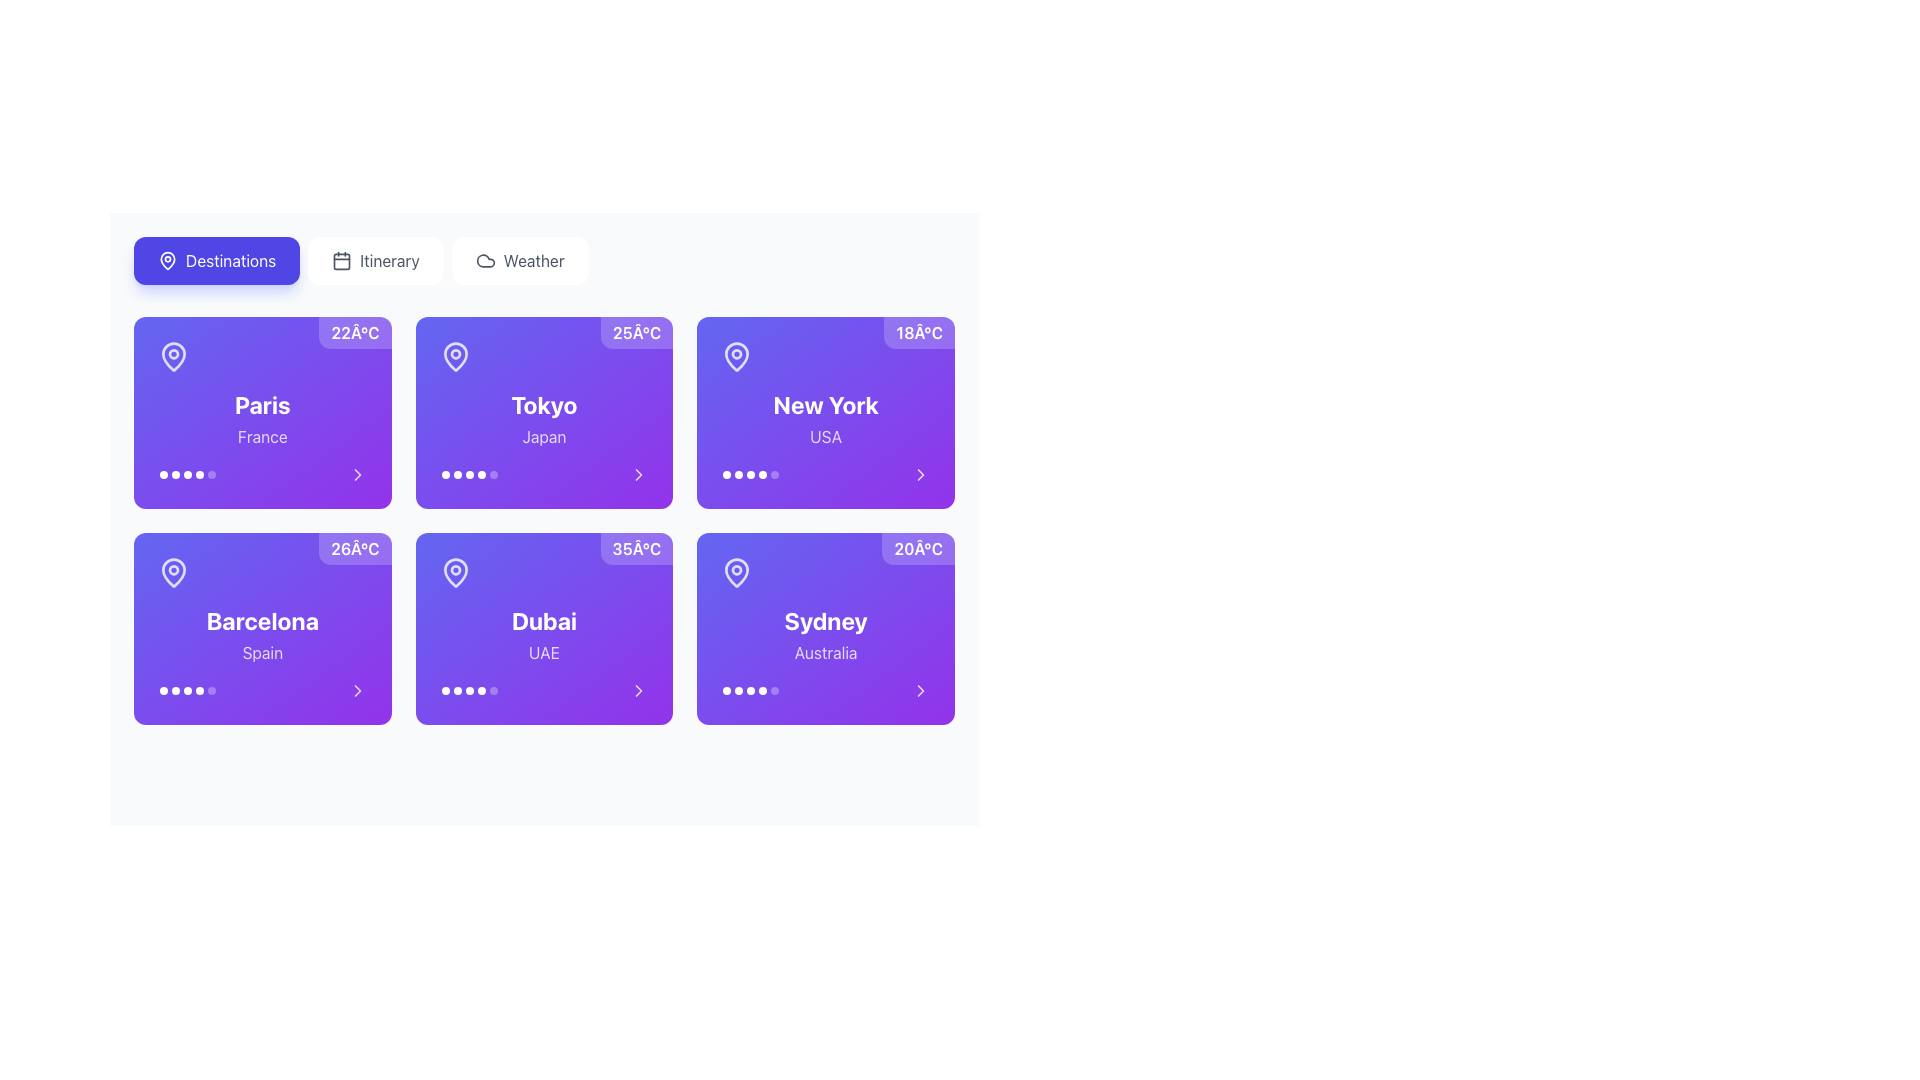 The height and width of the screenshot is (1080, 1920). Describe the element at coordinates (750, 689) in the screenshot. I see `the primary group of five circular dots that indicate progression on the 'Sydney' card, located at the lower section among the bottom indicators` at that location.